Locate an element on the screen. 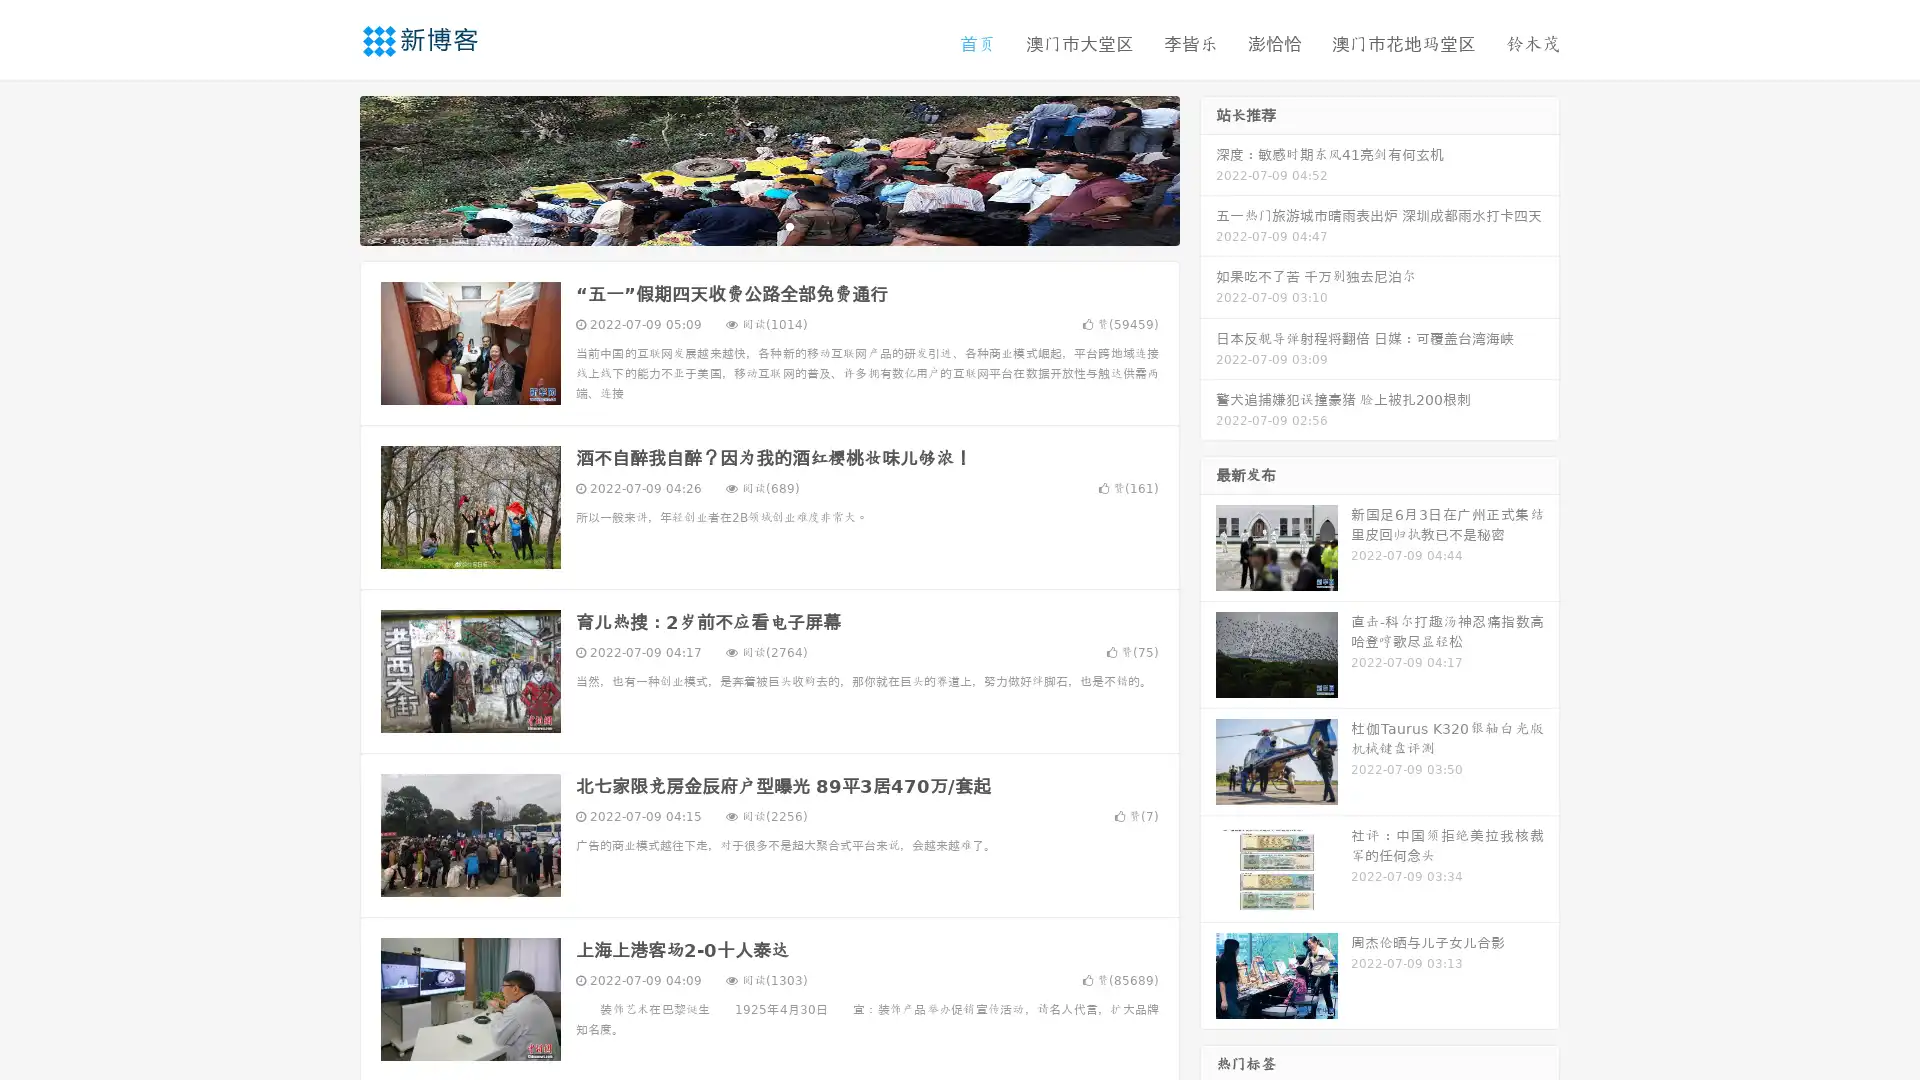 This screenshot has height=1080, width=1920. Previous slide is located at coordinates (330, 168).